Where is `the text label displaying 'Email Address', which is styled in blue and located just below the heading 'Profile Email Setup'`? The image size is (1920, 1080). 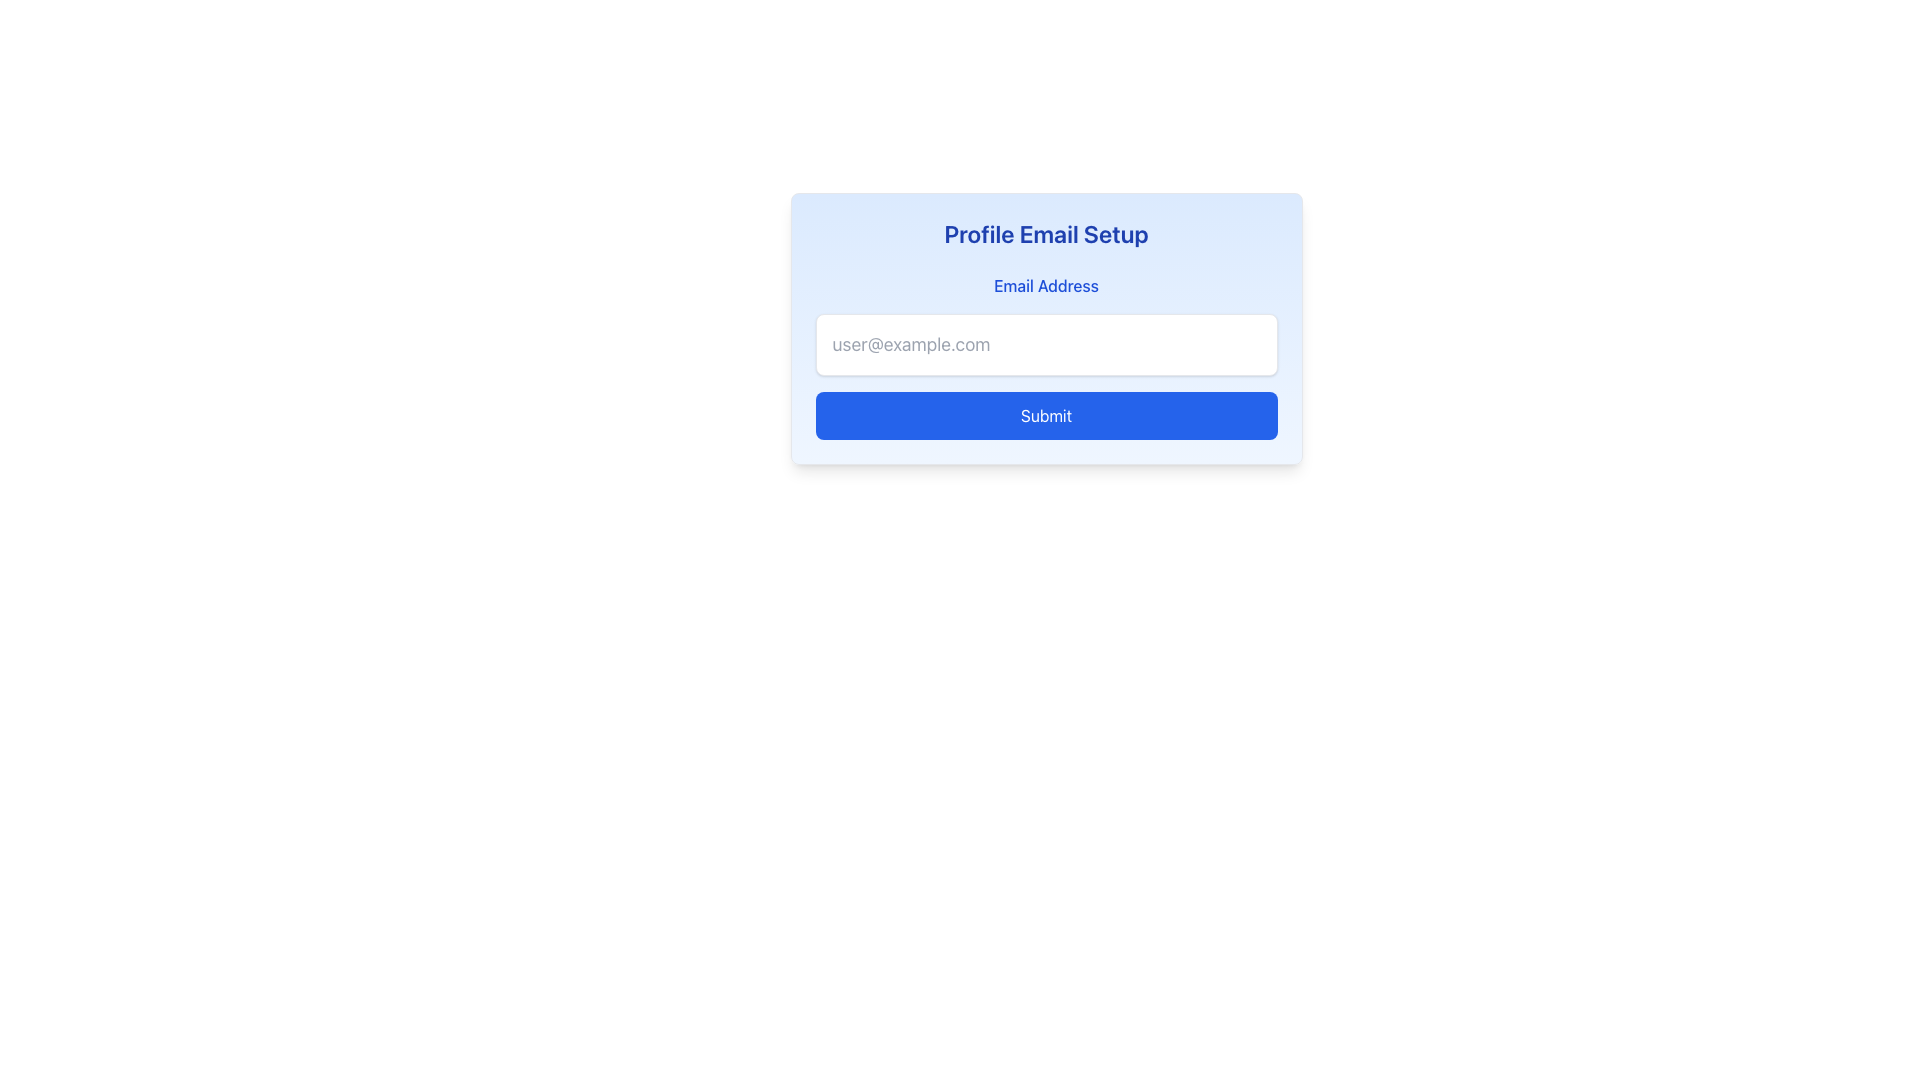 the text label displaying 'Email Address', which is styled in blue and located just below the heading 'Profile Email Setup' is located at coordinates (1045, 285).